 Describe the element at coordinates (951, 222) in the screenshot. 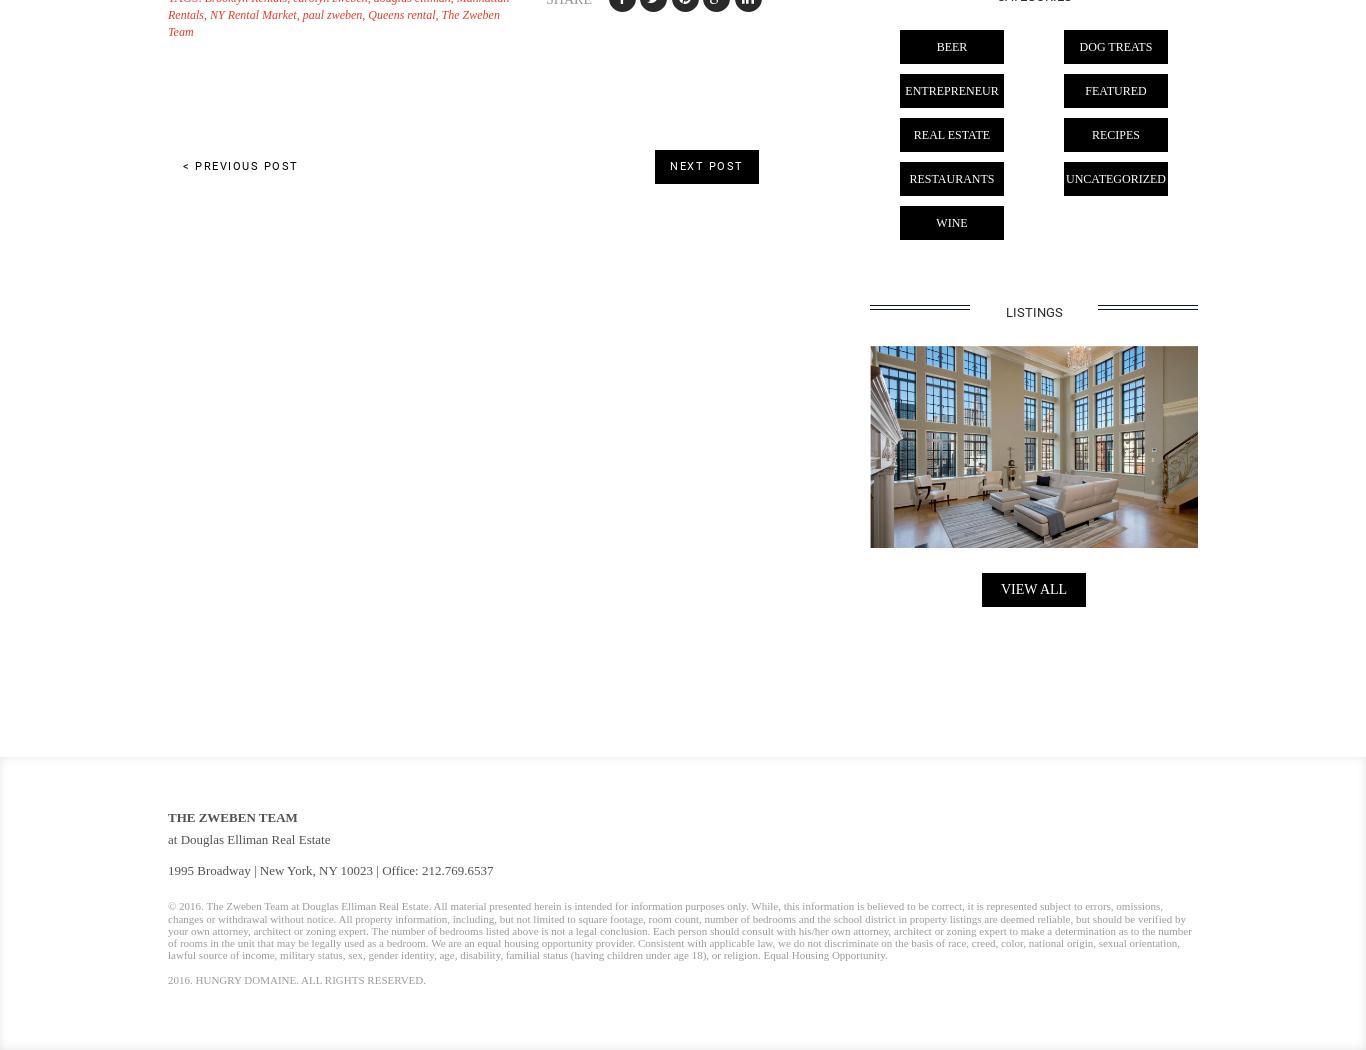

I see `'wine'` at that location.